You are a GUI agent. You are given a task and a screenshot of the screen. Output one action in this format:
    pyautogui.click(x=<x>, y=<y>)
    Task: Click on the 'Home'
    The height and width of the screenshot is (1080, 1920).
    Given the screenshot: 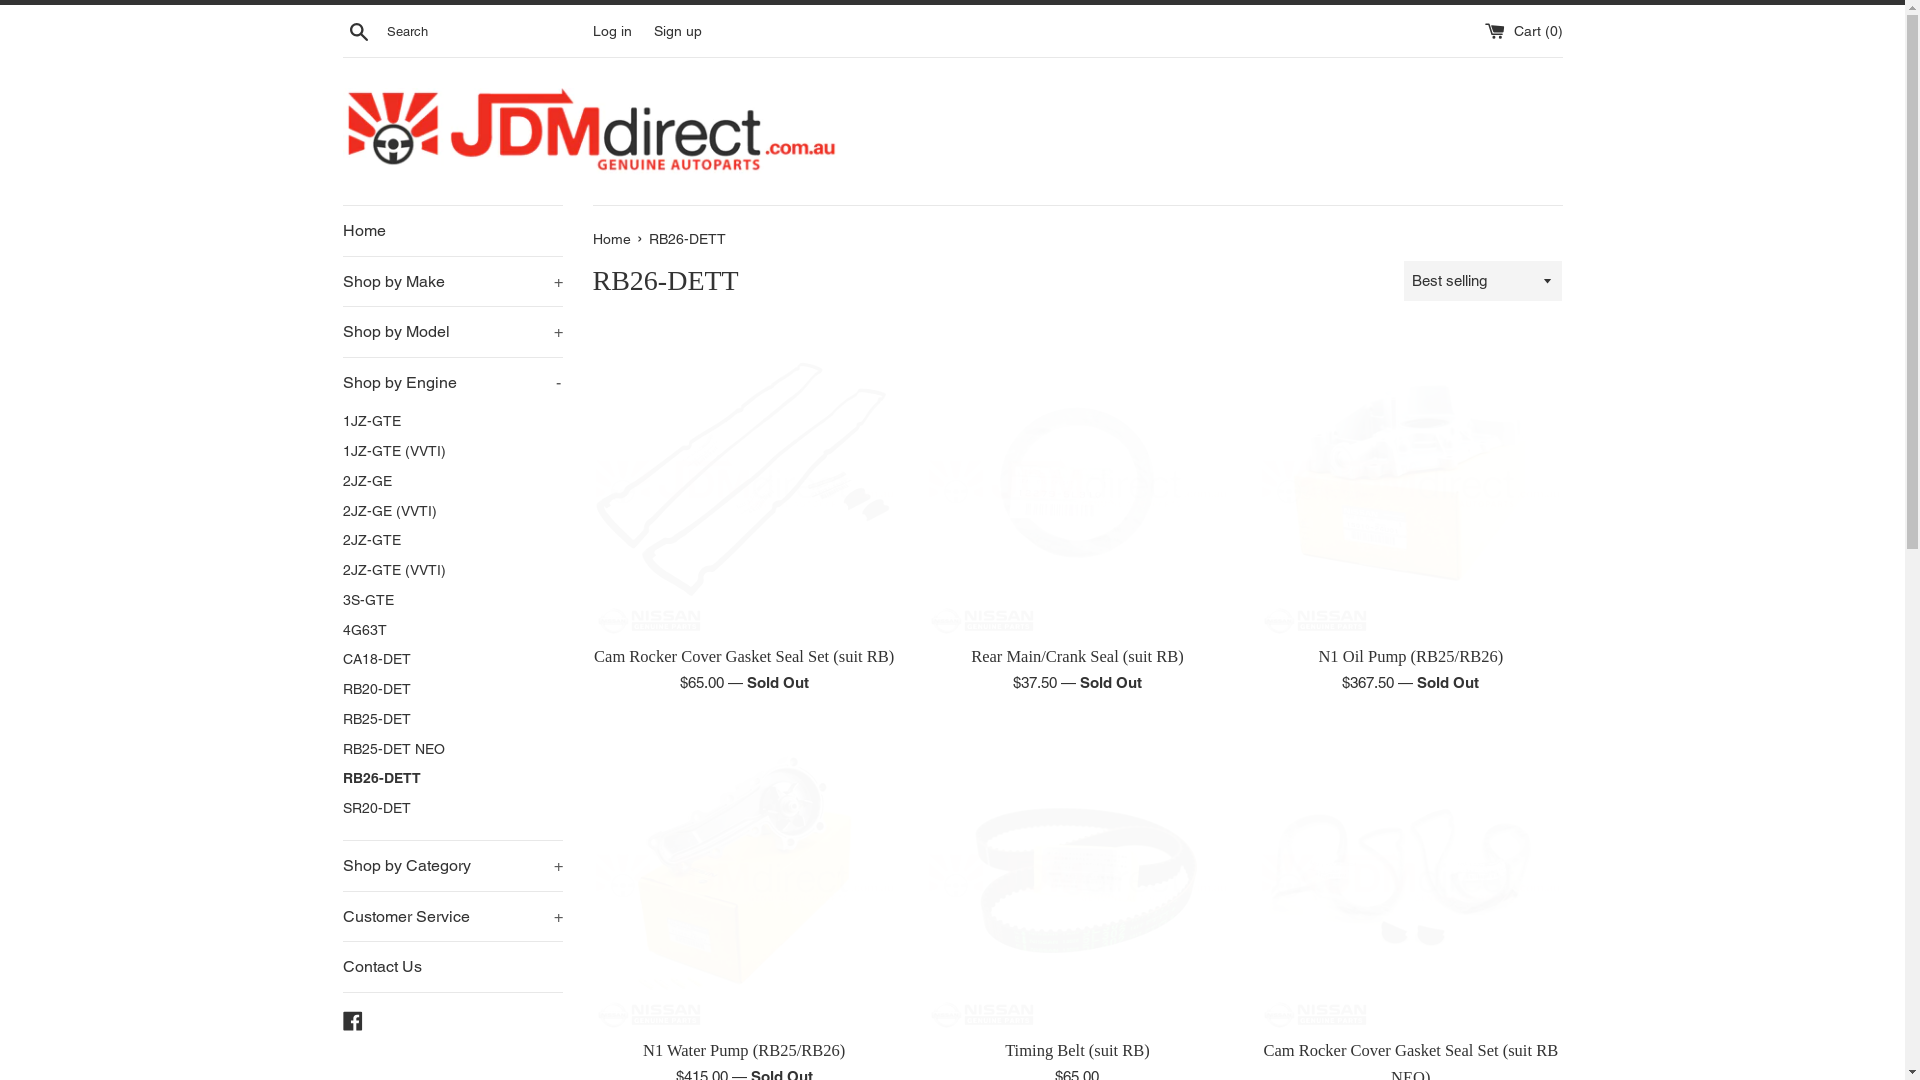 What is the action you would take?
    pyautogui.click(x=450, y=230)
    